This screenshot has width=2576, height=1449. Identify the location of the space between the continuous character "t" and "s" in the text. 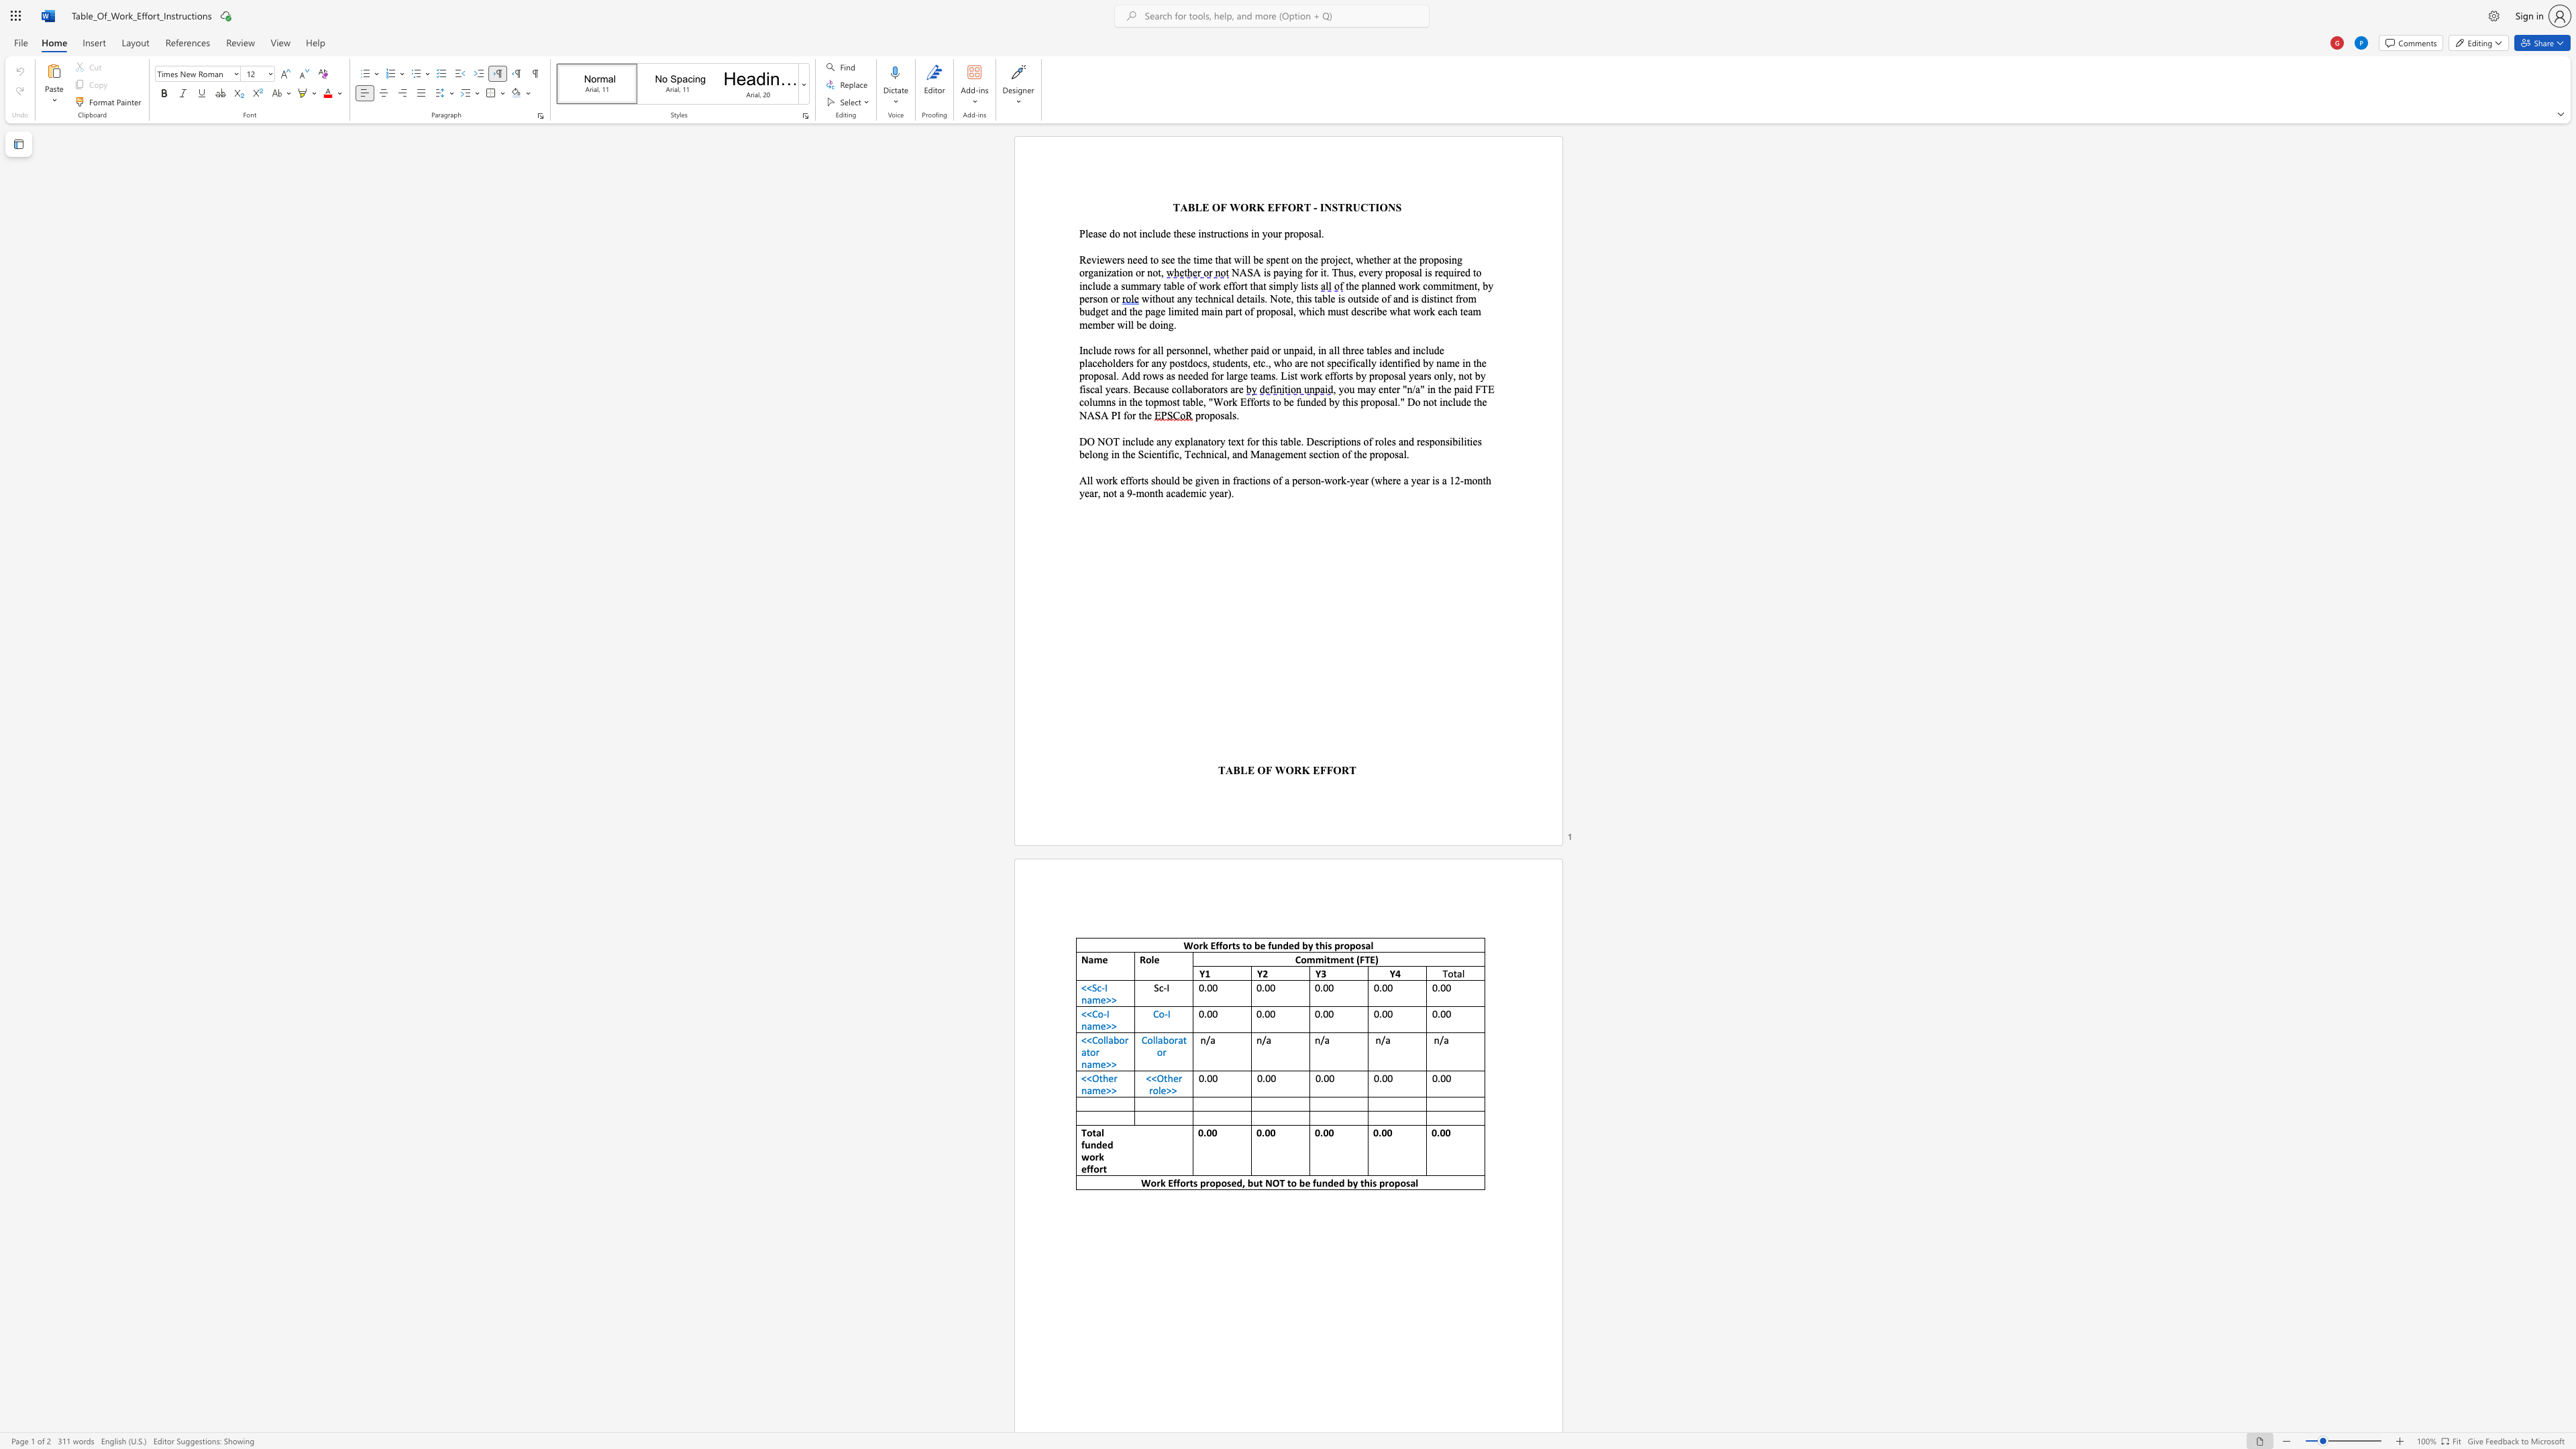
(1234, 945).